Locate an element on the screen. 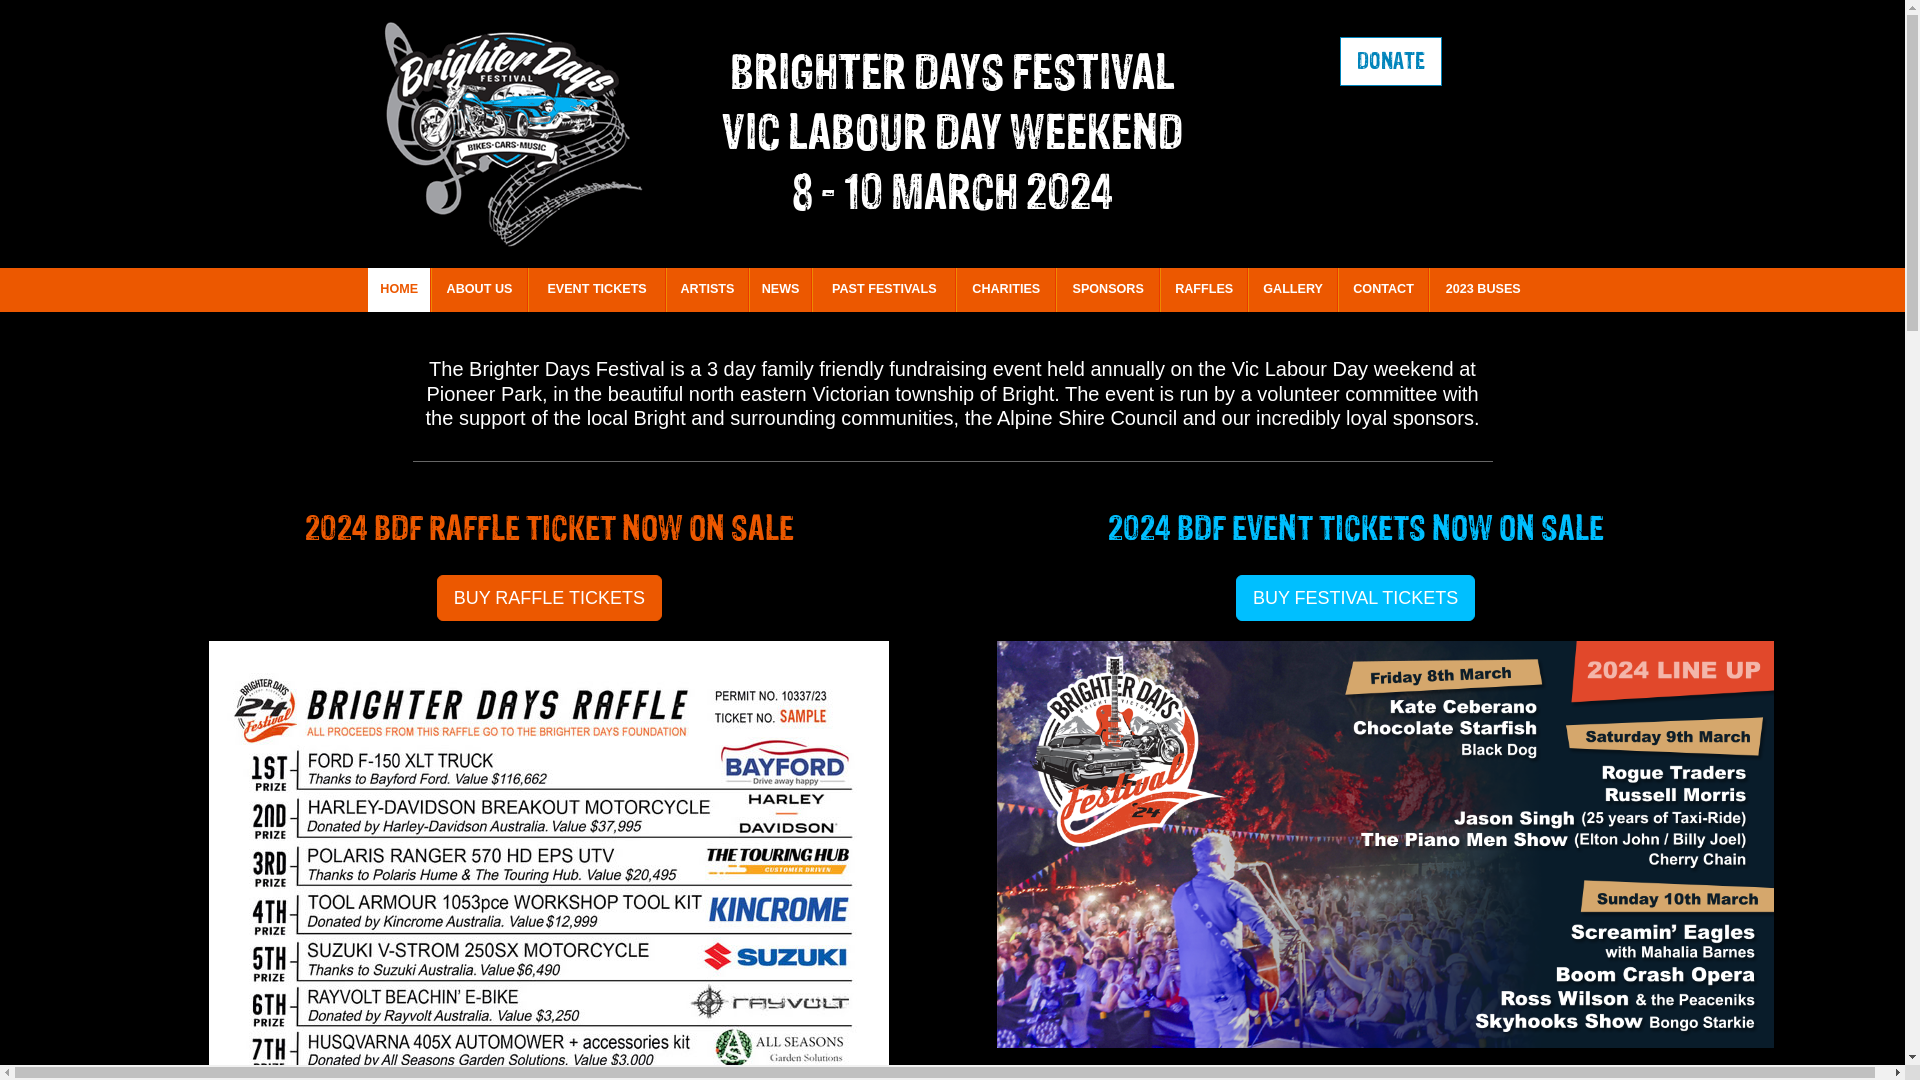 This screenshot has width=1920, height=1080. 'DONATE' is located at coordinates (1390, 60).